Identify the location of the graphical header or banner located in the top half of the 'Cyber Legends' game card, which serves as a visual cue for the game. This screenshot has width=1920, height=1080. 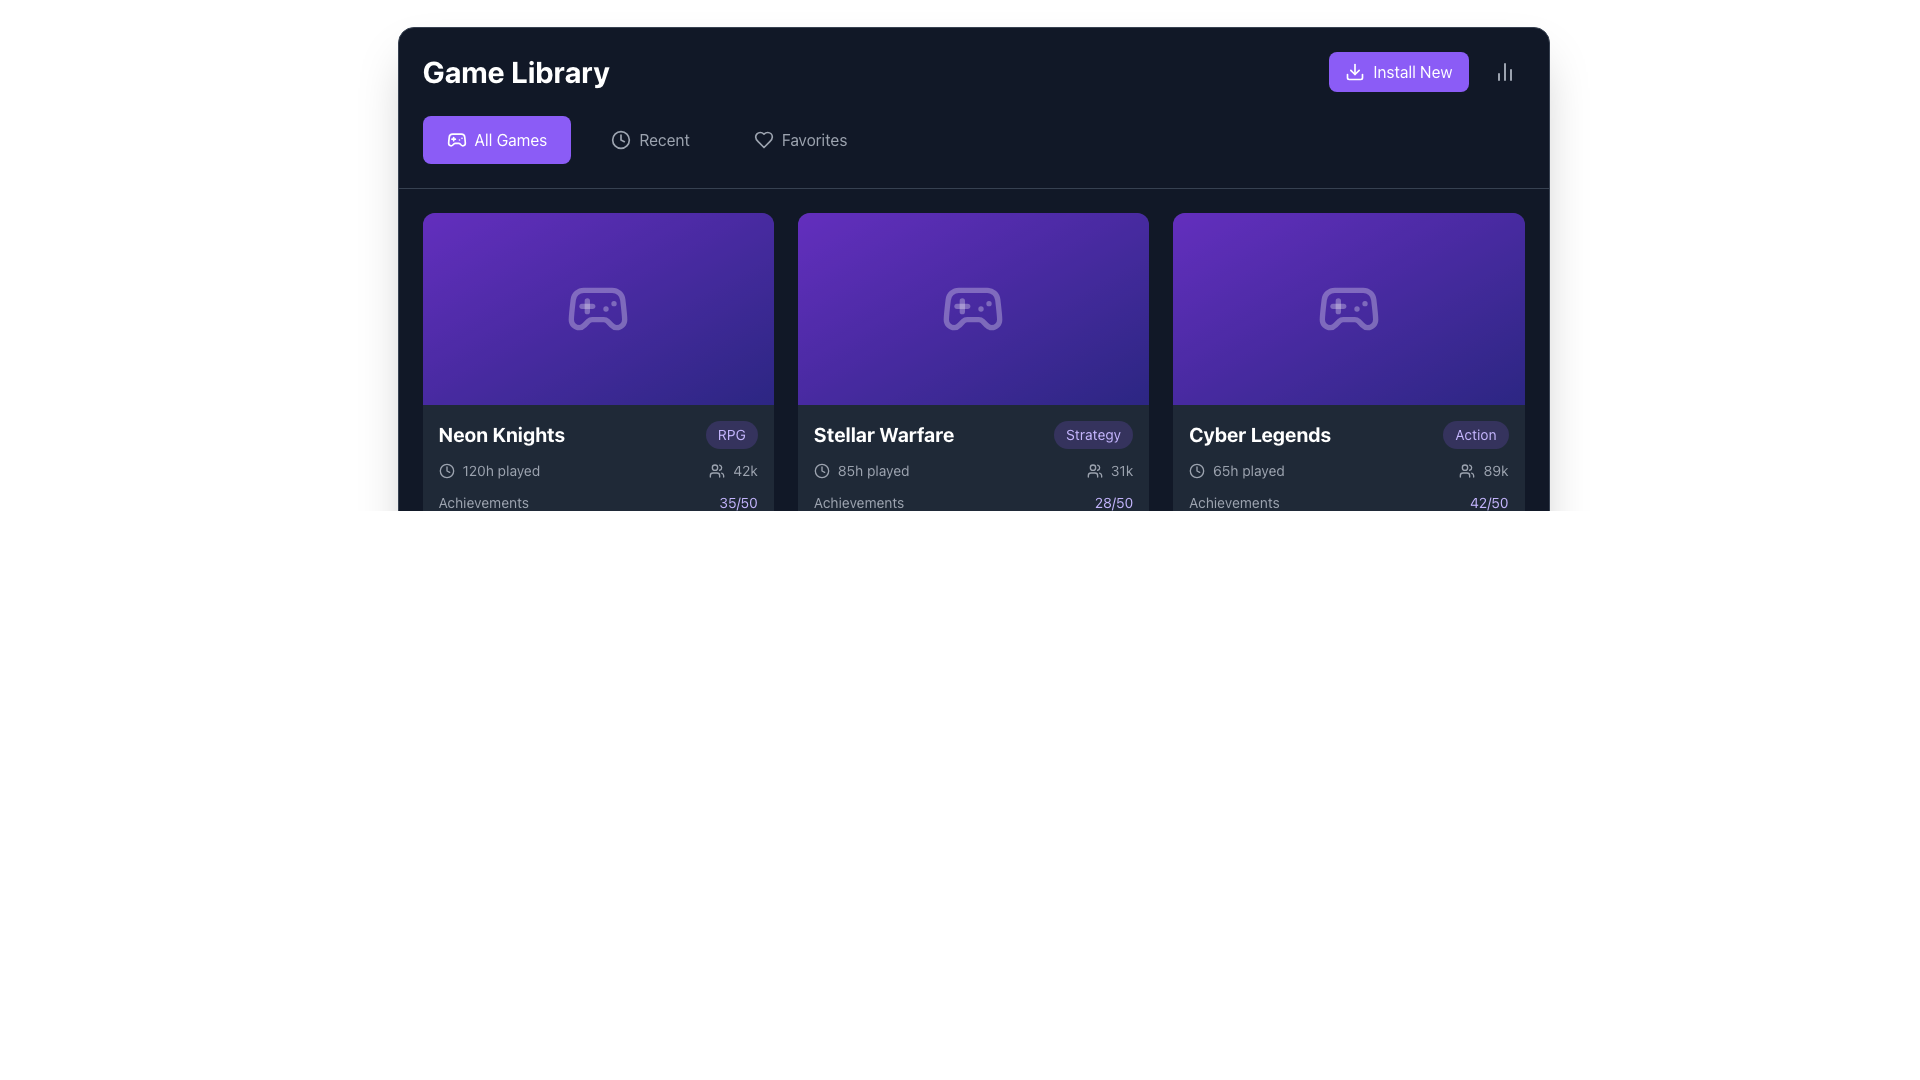
(1348, 308).